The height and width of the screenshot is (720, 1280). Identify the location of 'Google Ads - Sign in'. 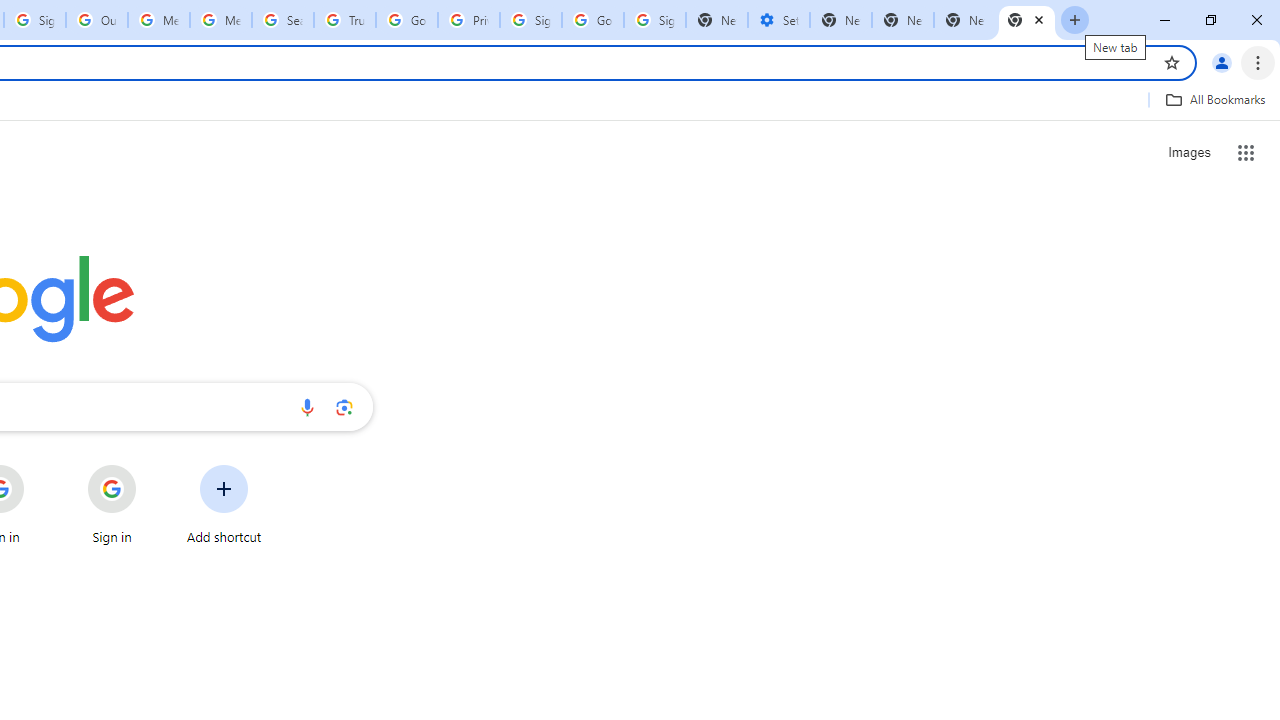
(406, 20).